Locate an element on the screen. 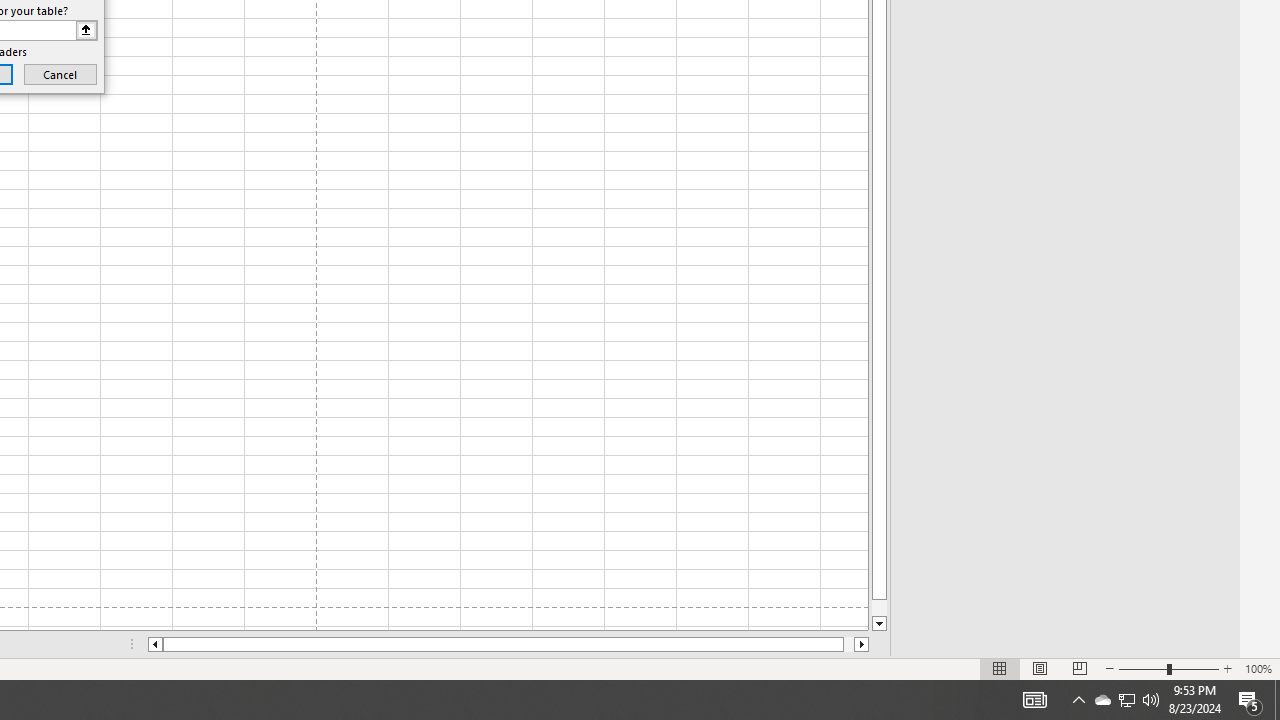 This screenshot has width=1280, height=720. 'Line down' is located at coordinates (879, 623).